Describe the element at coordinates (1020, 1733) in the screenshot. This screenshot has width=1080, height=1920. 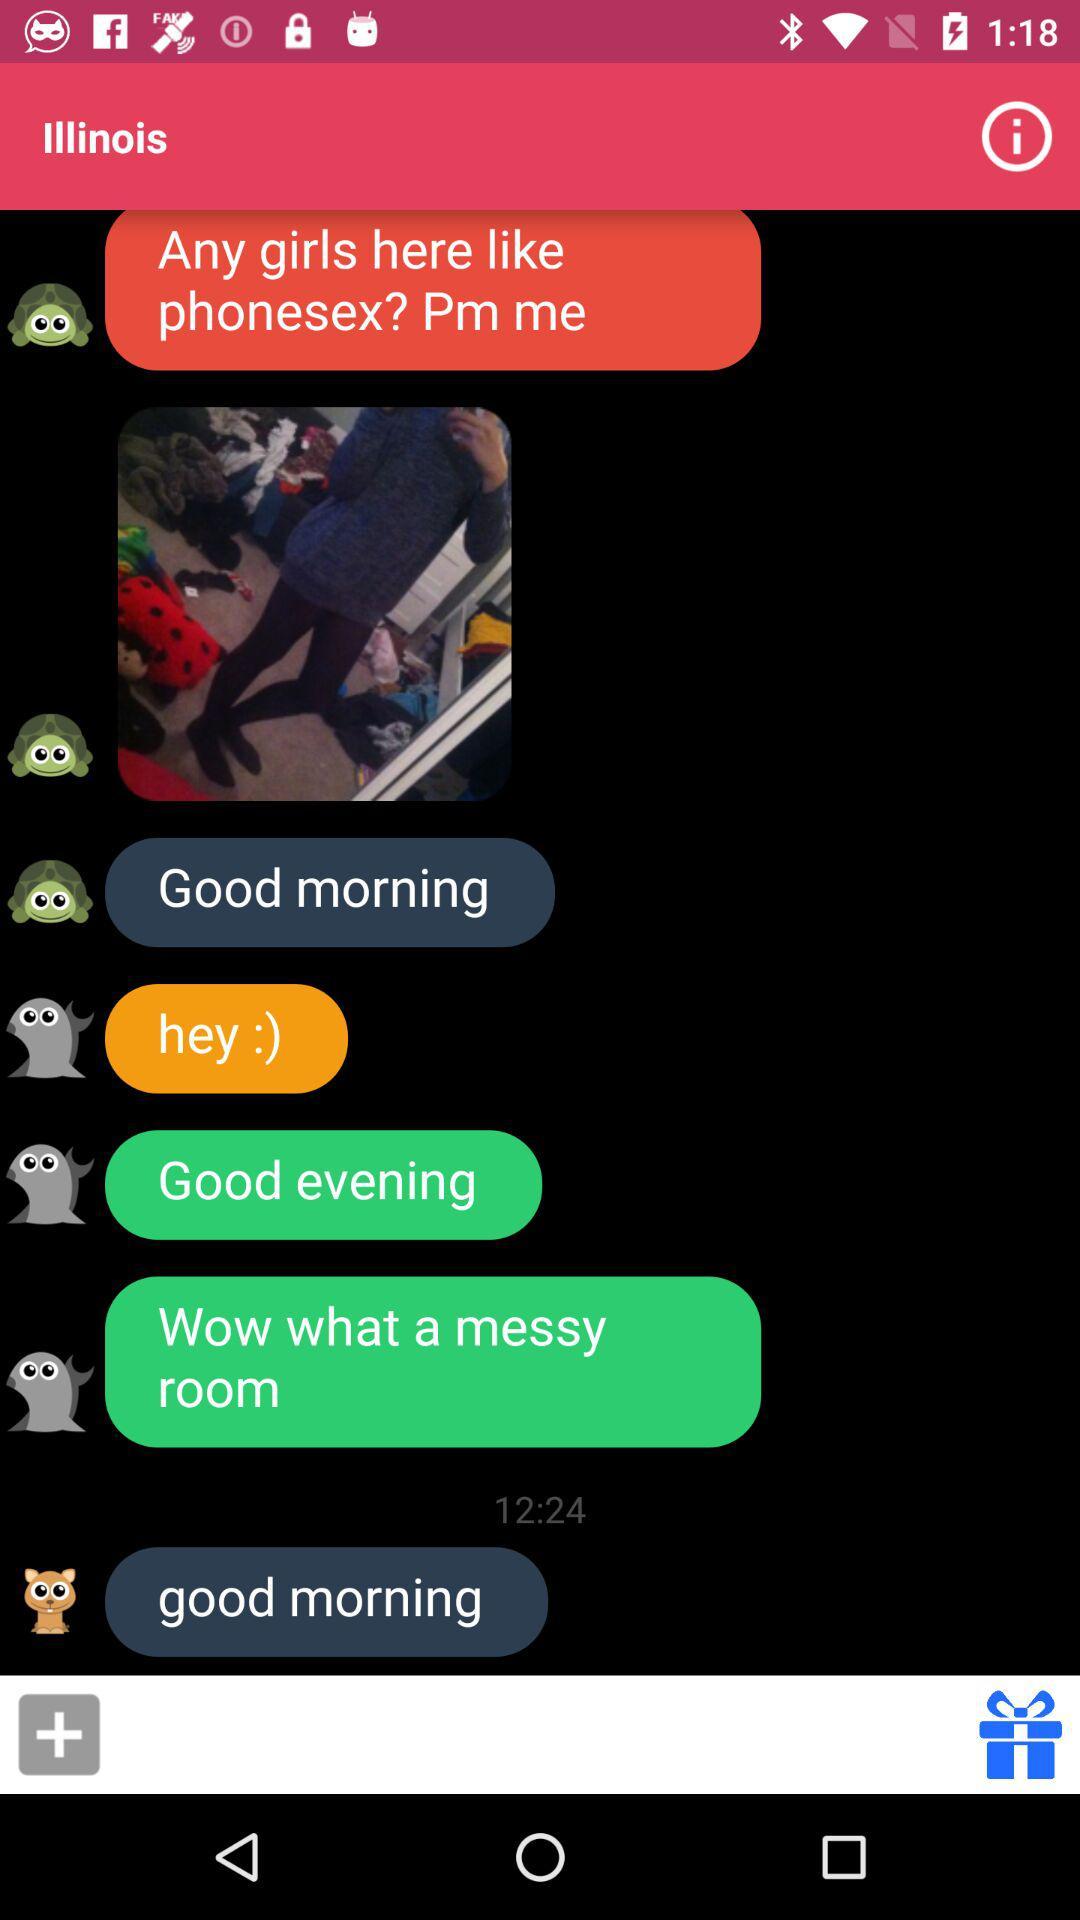
I see `the gift icon` at that location.